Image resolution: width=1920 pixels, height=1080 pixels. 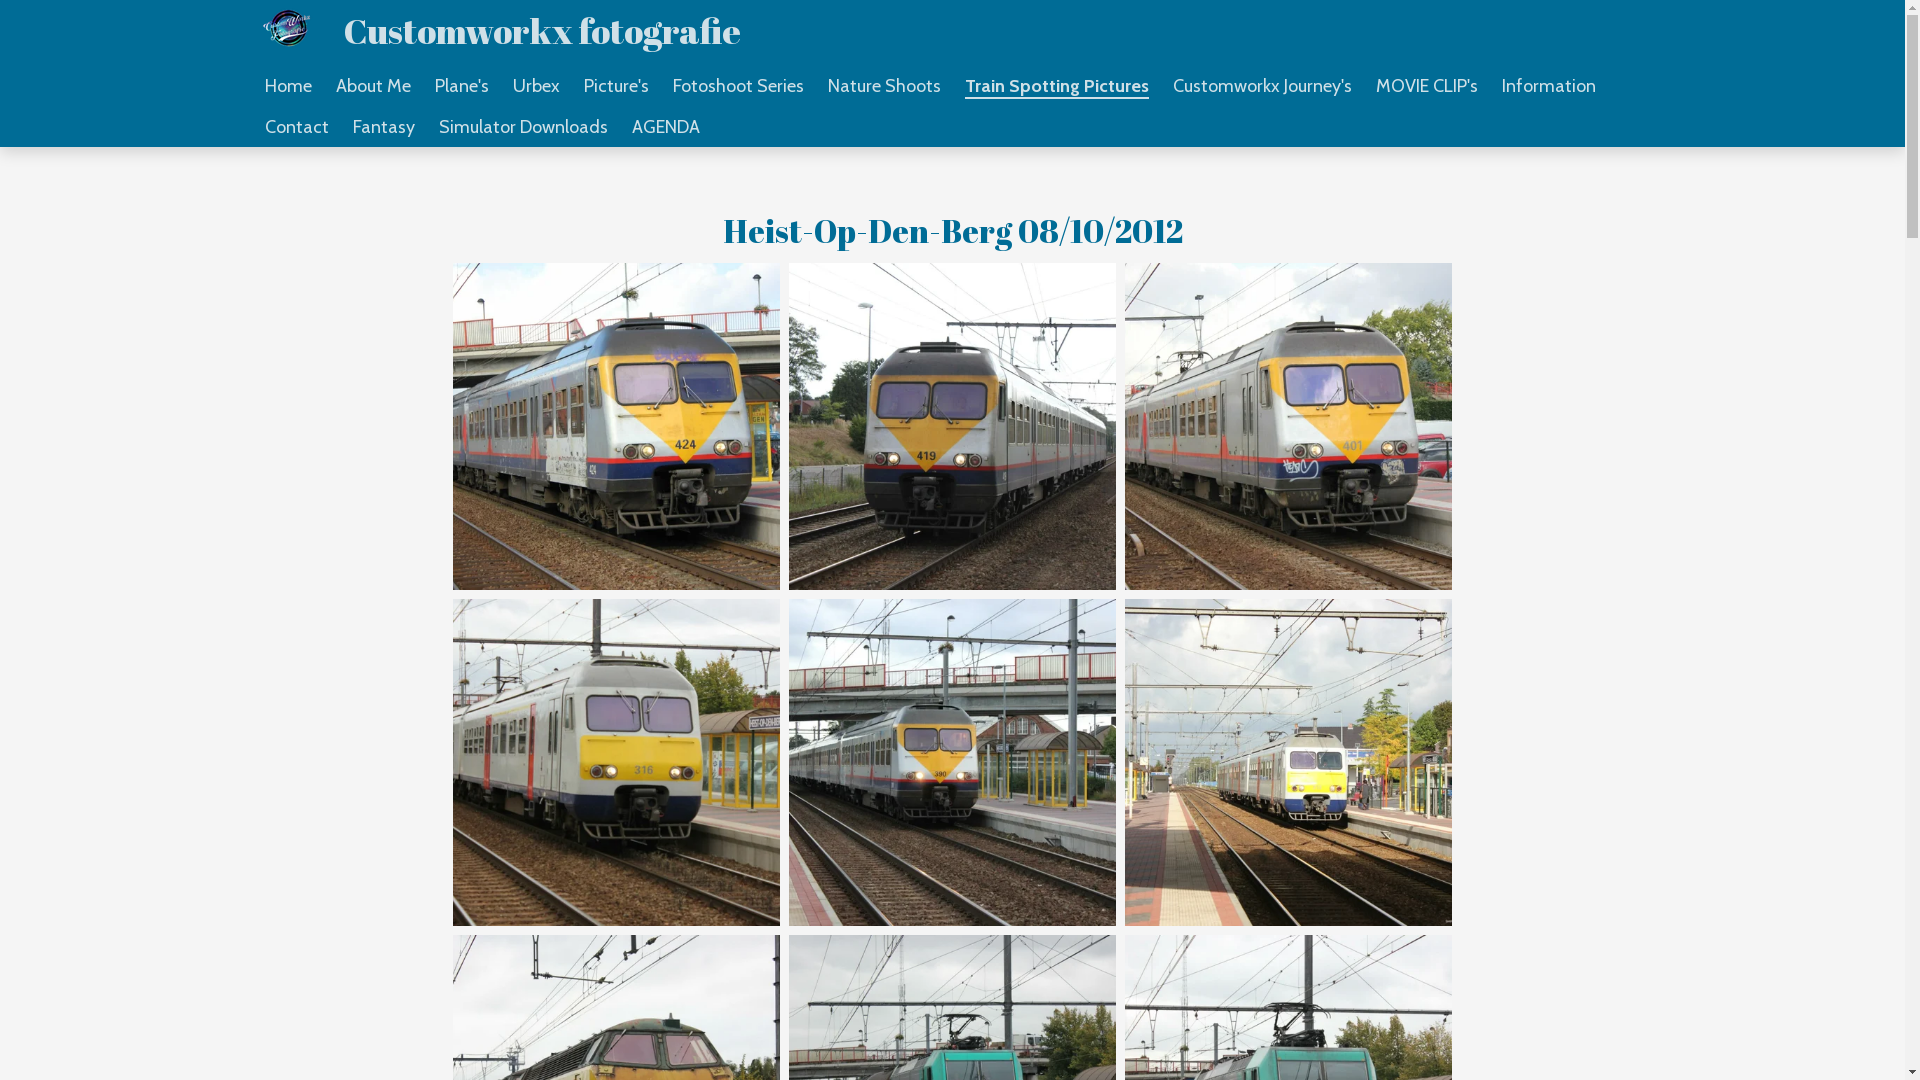 I want to click on 'Nature Shoots', so click(x=883, y=84).